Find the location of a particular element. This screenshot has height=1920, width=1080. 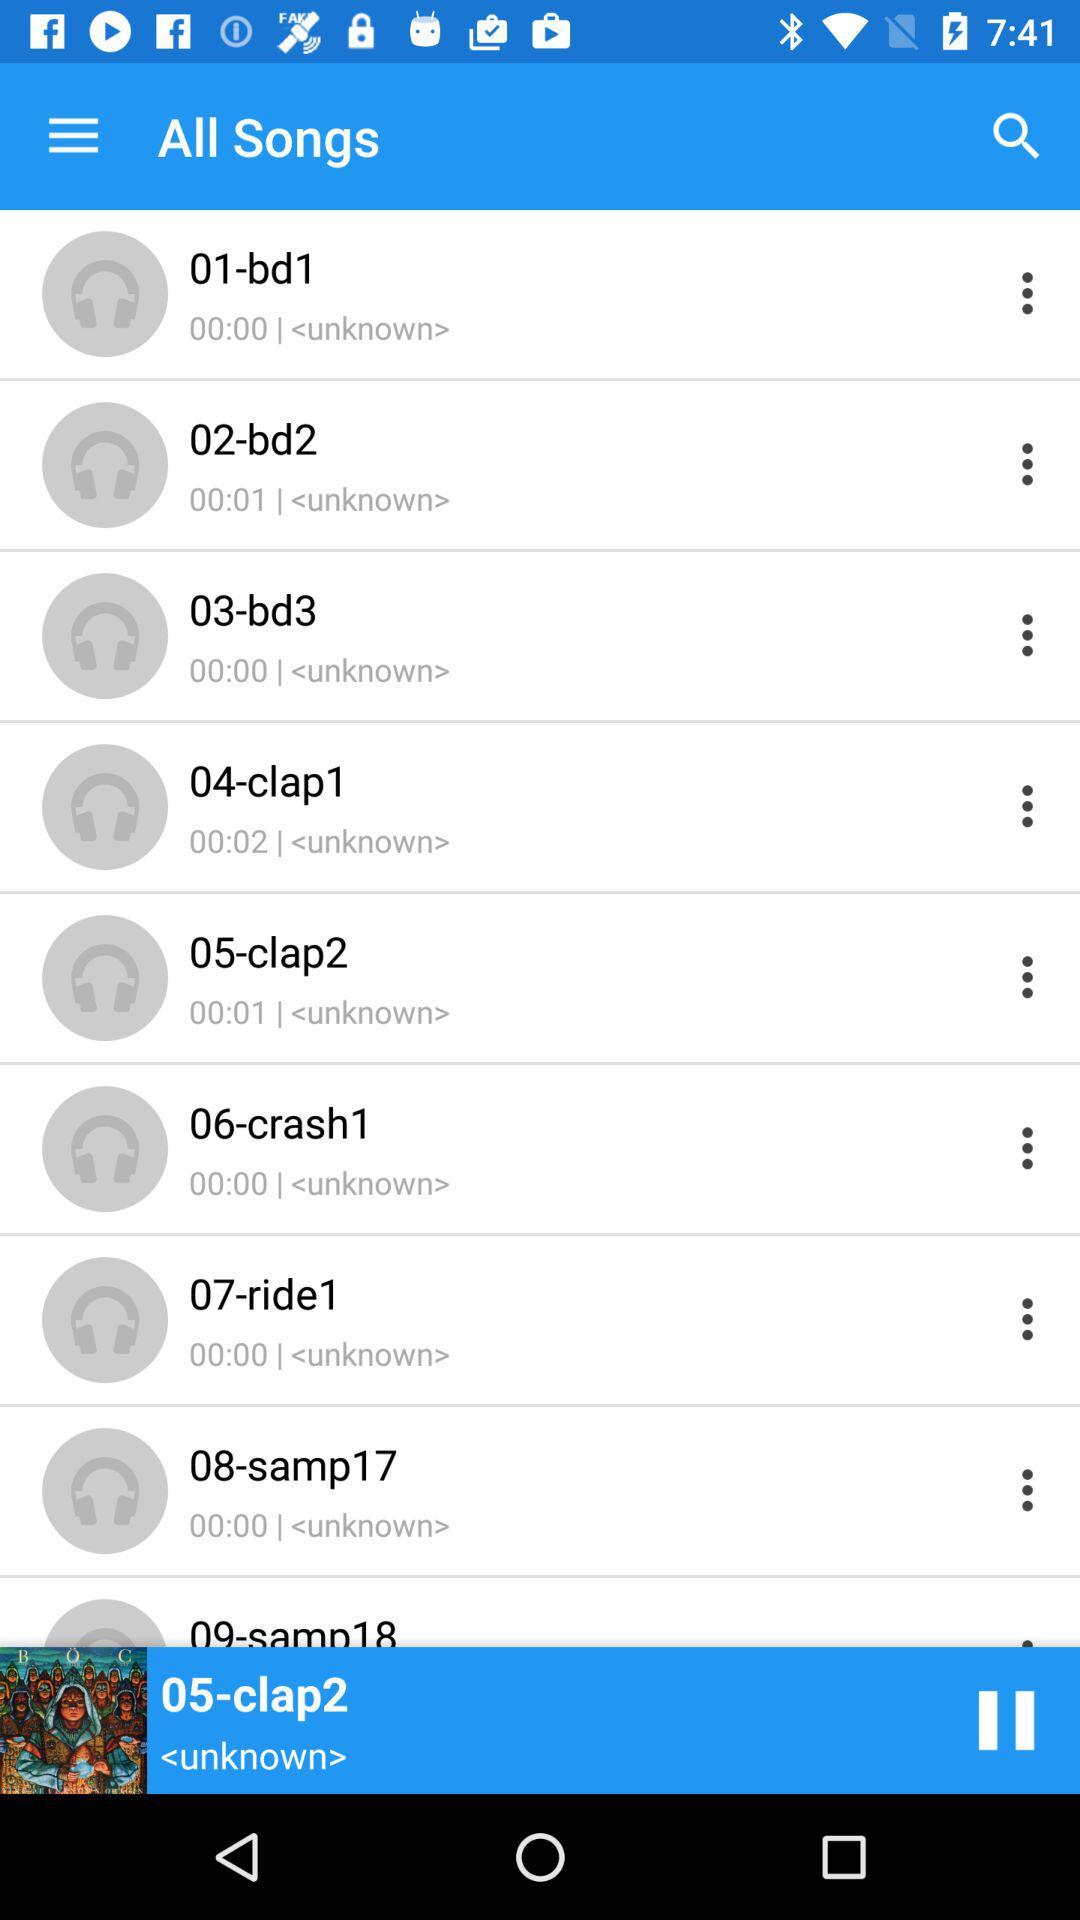

click for more options is located at coordinates (1027, 806).